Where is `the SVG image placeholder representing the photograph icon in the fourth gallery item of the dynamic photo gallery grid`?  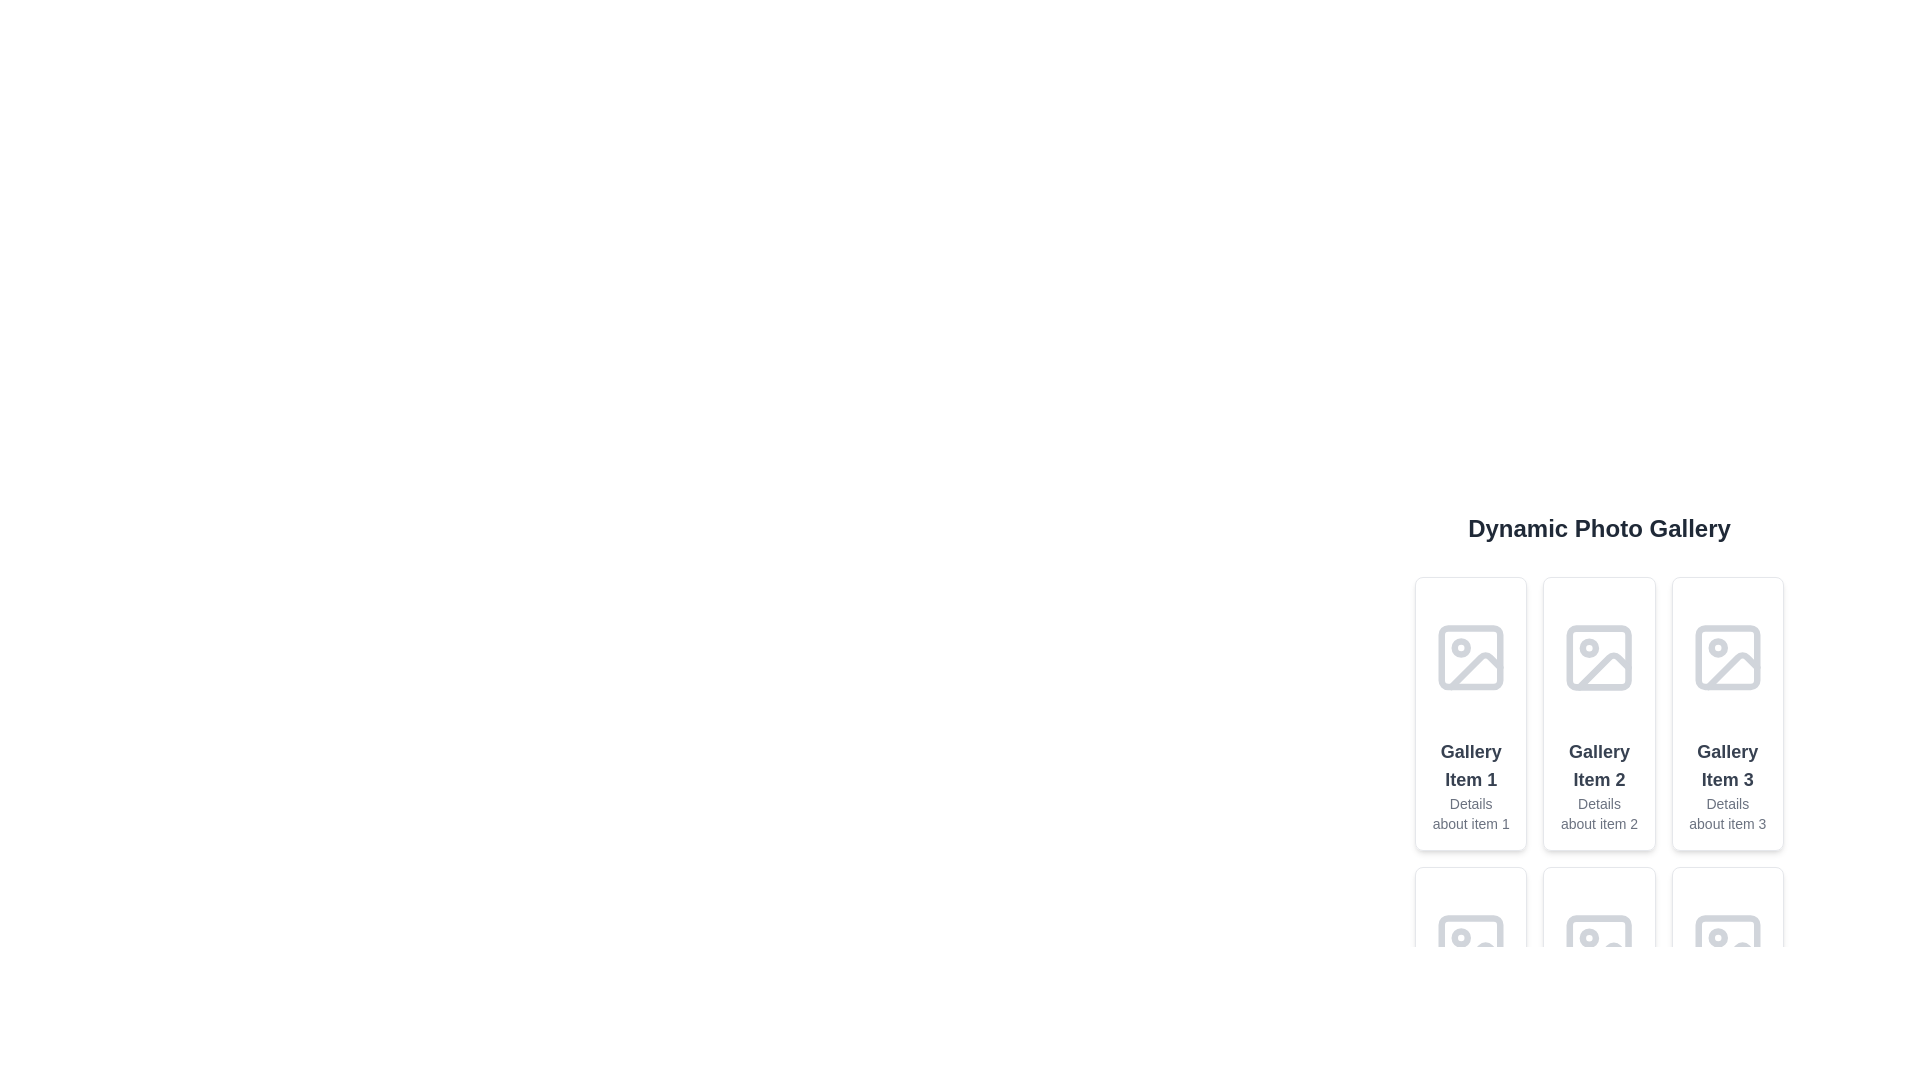
the SVG image placeholder representing the photograph icon in the fourth gallery item of the dynamic photo gallery grid is located at coordinates (1471, 947).